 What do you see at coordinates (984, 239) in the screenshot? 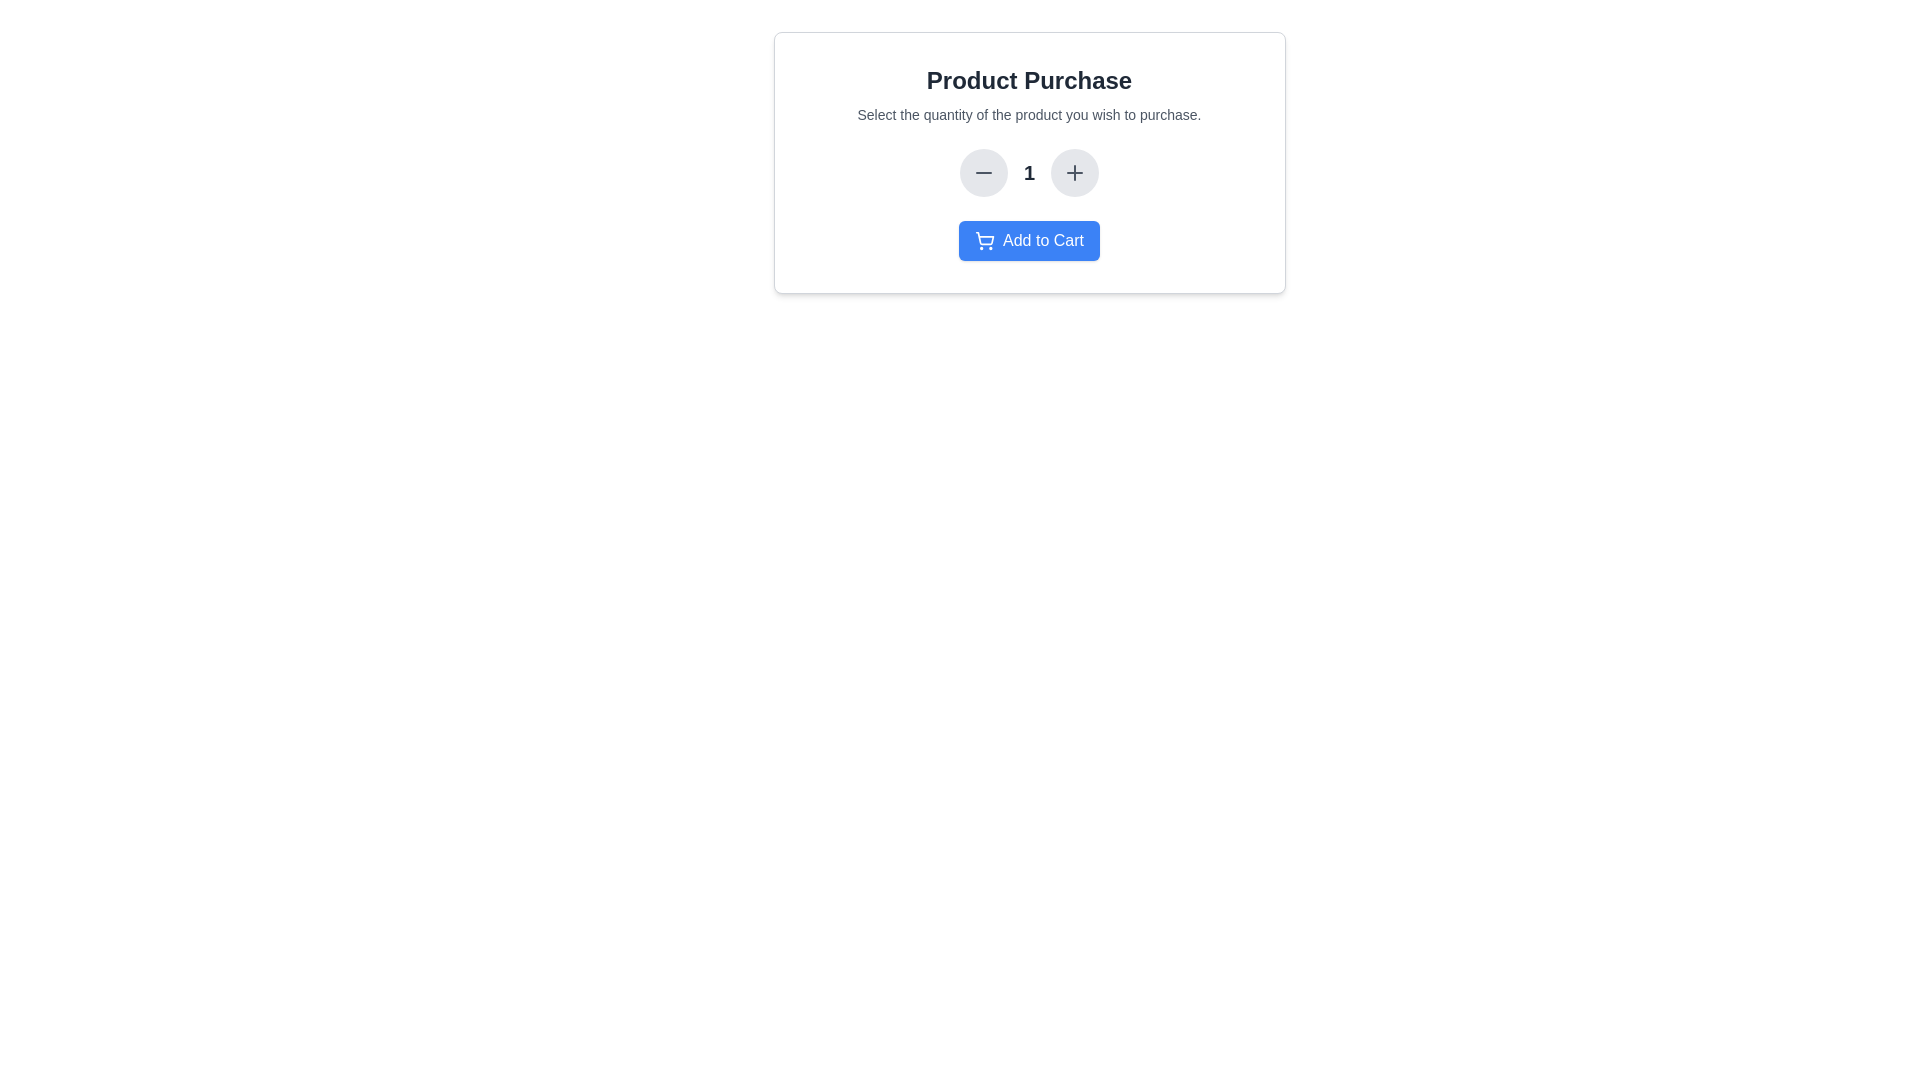
I see `the shopping cart icon located to the left of the 'Add to Cart' text within the blue rectangle button below the quantity selector` at bounding box center [984, 239].